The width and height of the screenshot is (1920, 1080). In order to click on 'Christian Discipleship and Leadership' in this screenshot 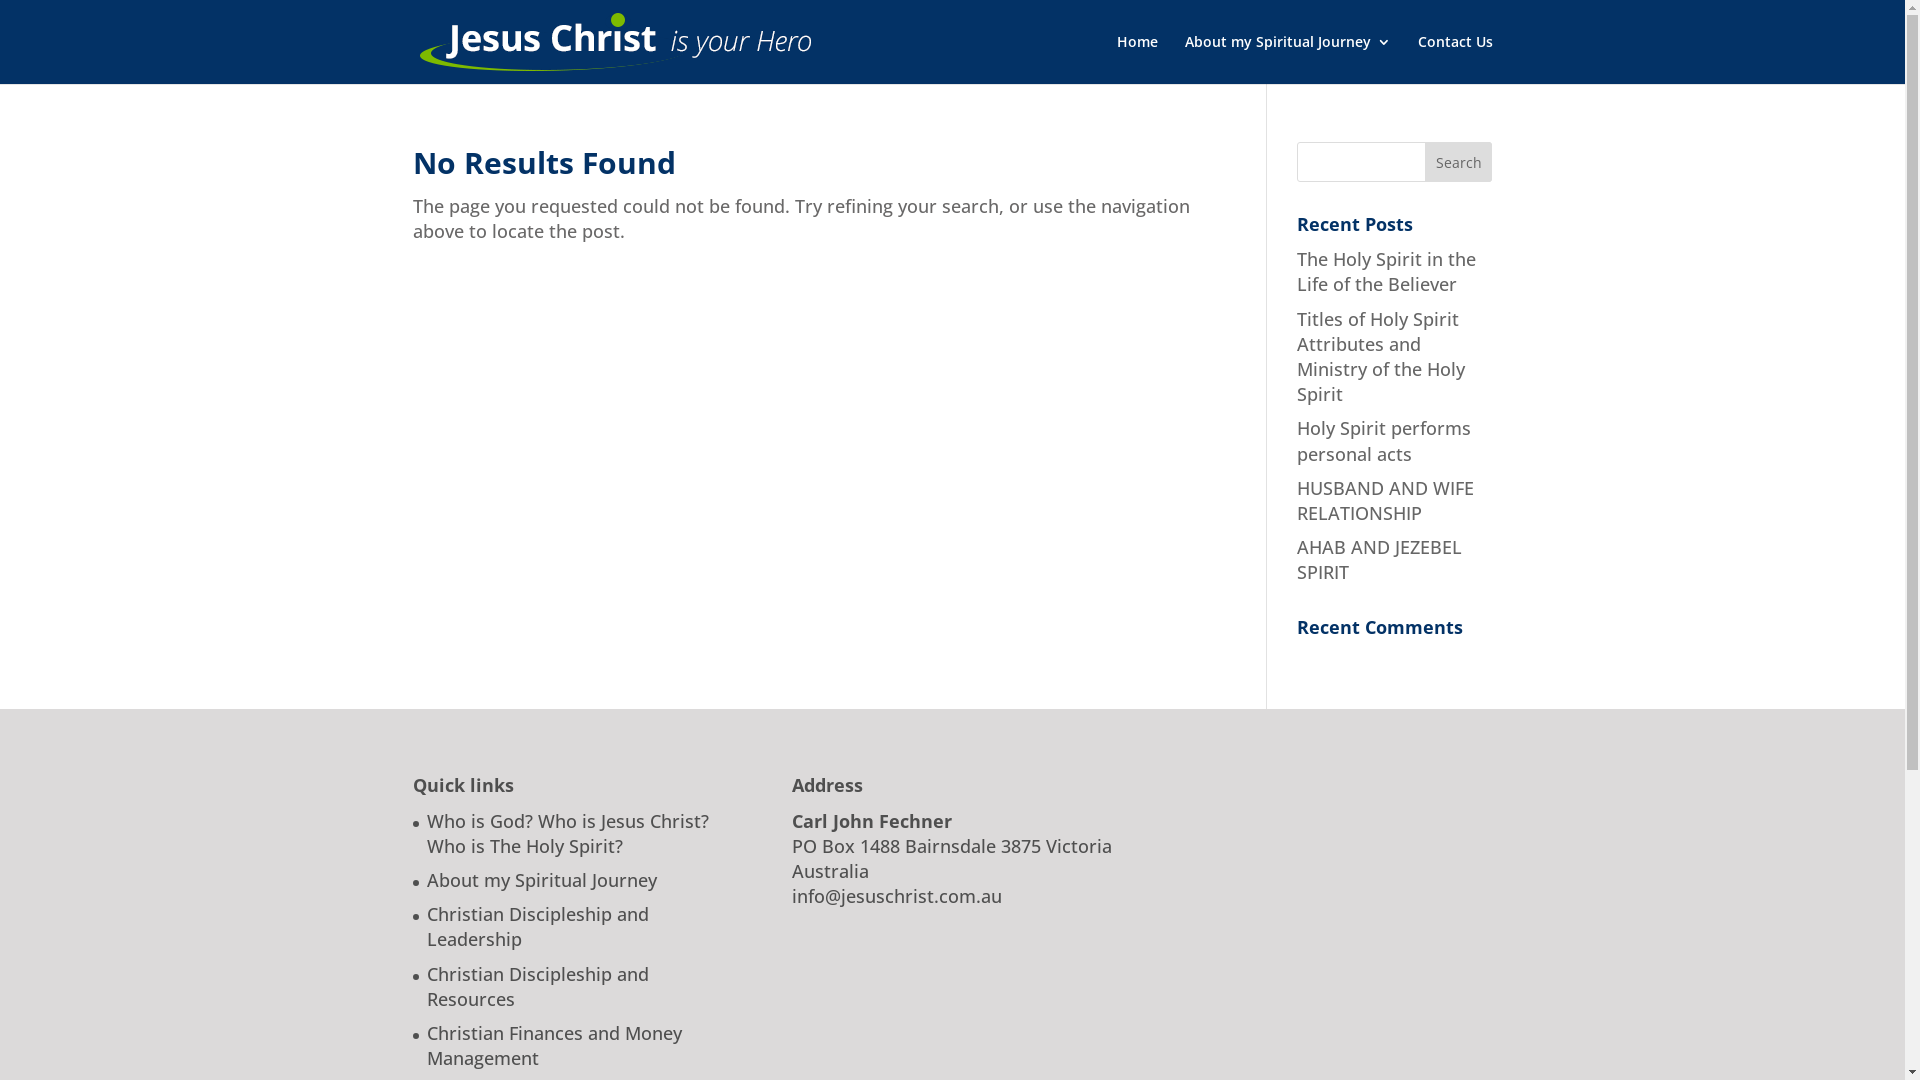, I will do `click(537, 926)`.